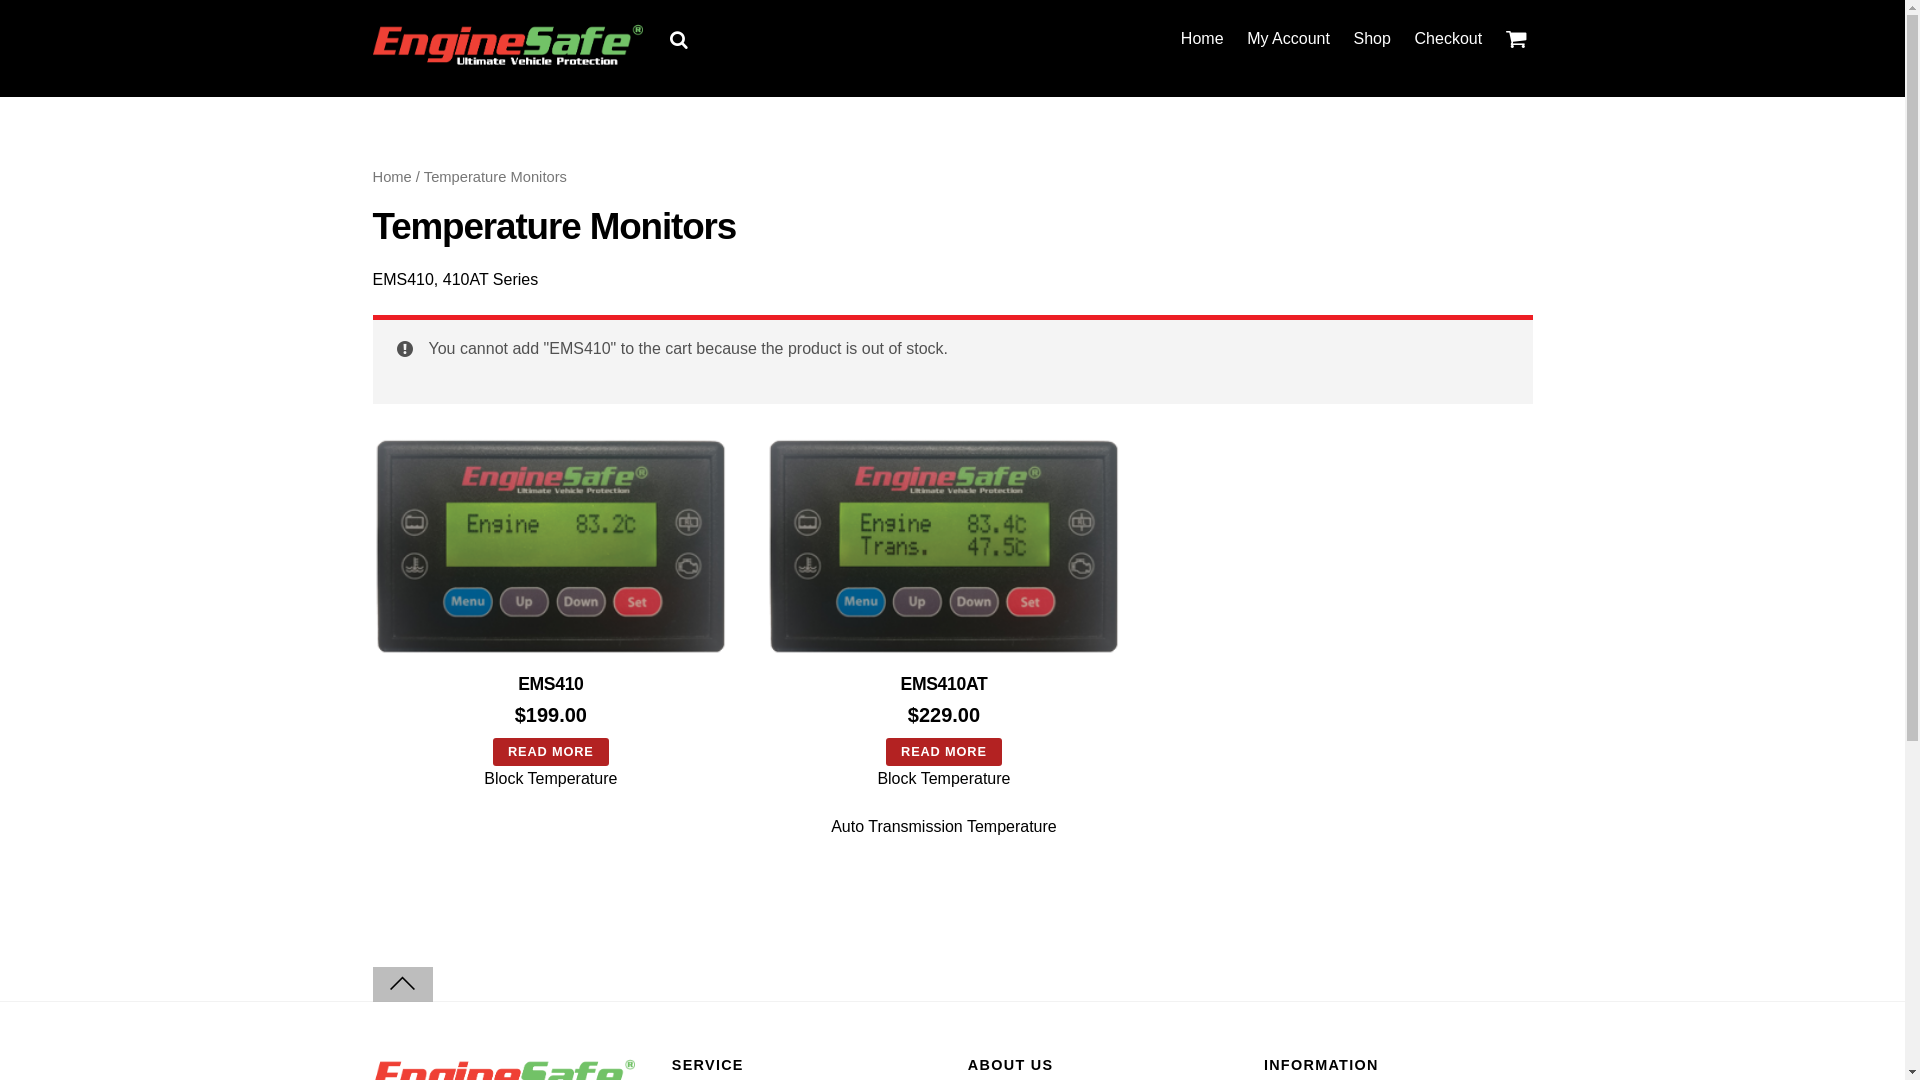 The height and width of the screenshot is (1080, 1920). Describe the element at coordinates (372, 56) in the screenshot. I see `'EngineSafe'` at that location.